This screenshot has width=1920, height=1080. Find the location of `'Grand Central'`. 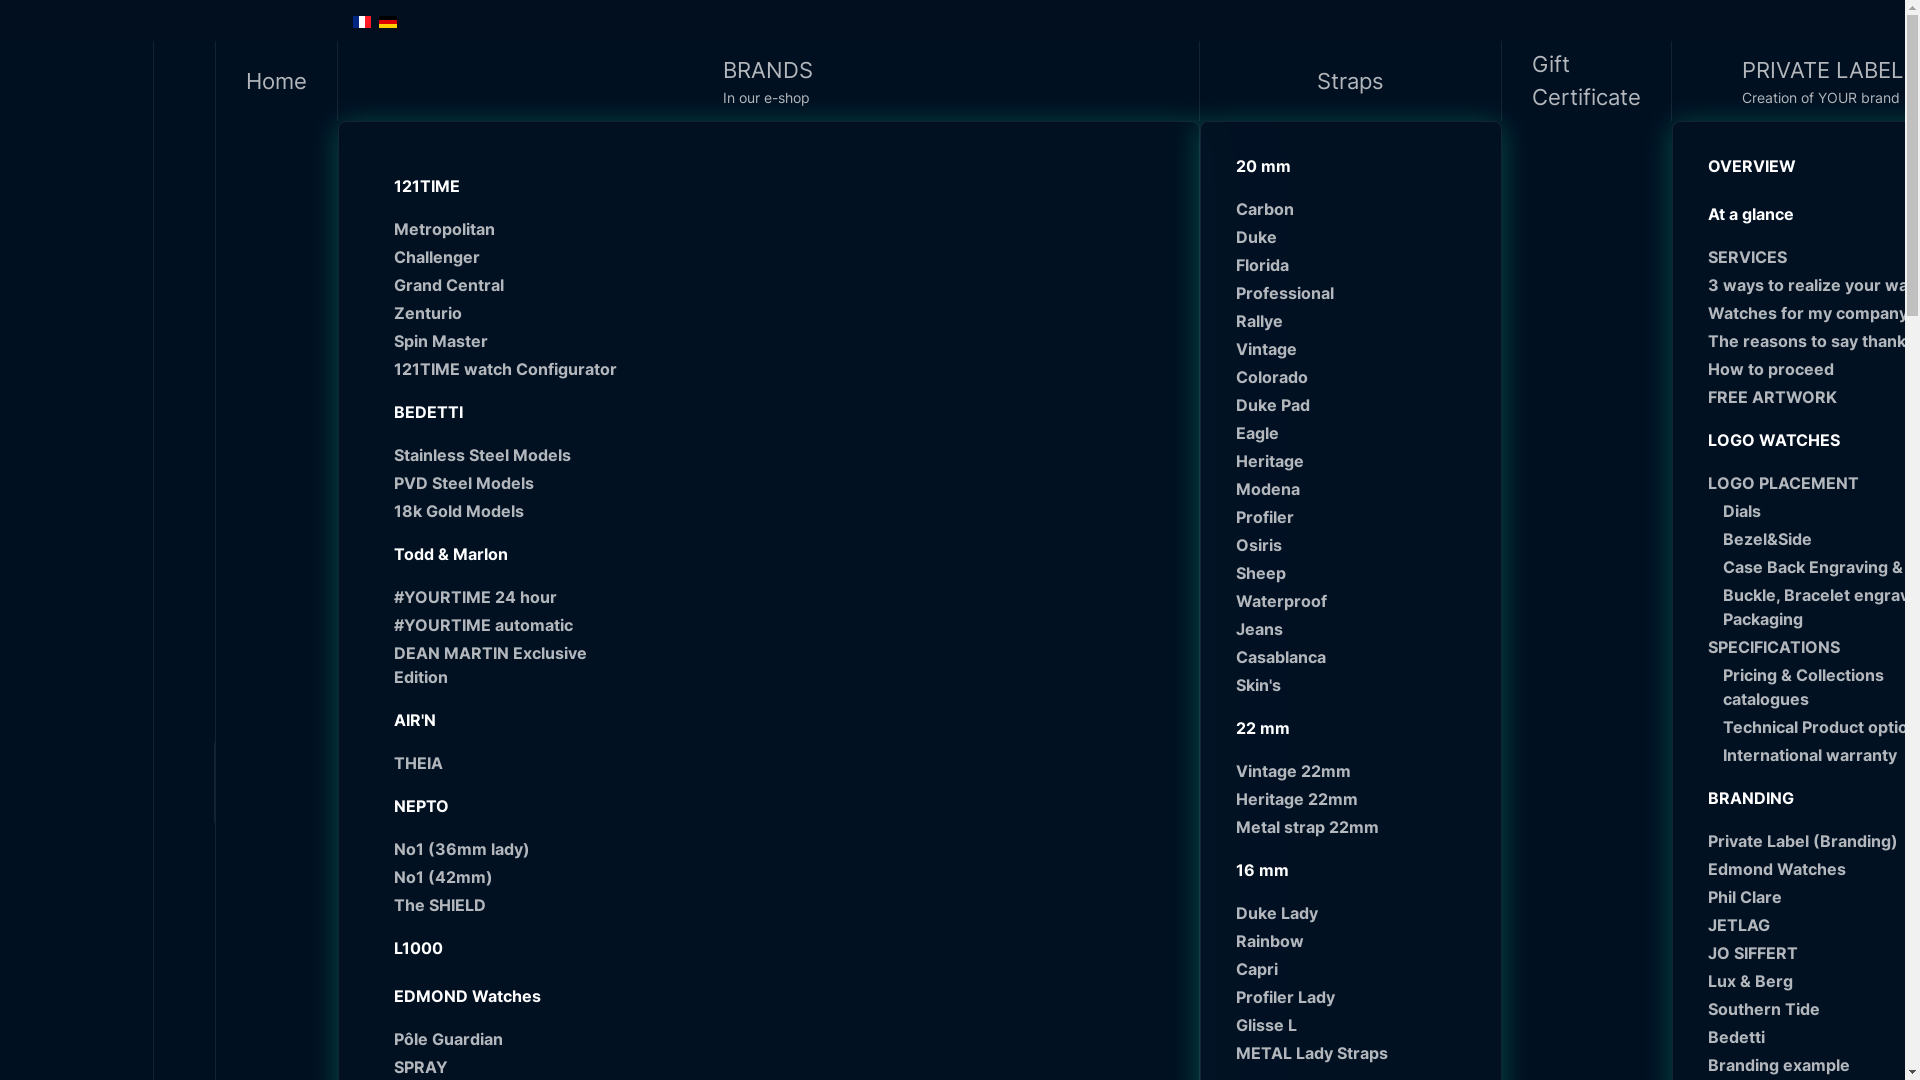

'Grand Central' is located at coordinates (506, 285).